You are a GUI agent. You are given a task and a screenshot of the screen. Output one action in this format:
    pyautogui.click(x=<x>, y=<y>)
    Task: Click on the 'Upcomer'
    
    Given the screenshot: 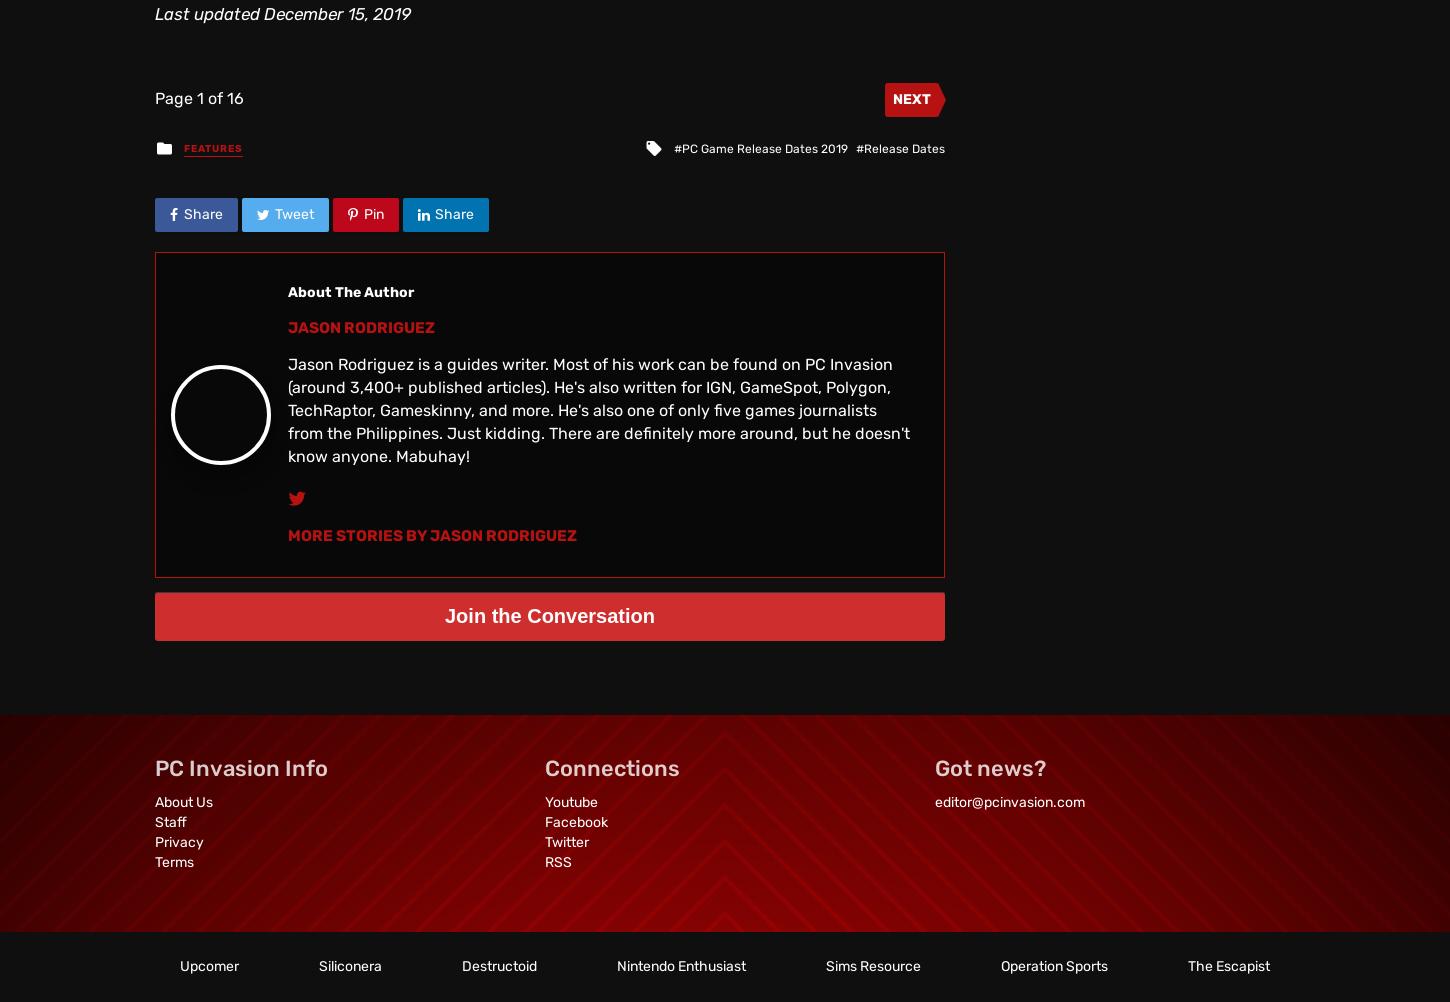 What is the action you would take?
    pyautogui.click(x=208, y=965)
    